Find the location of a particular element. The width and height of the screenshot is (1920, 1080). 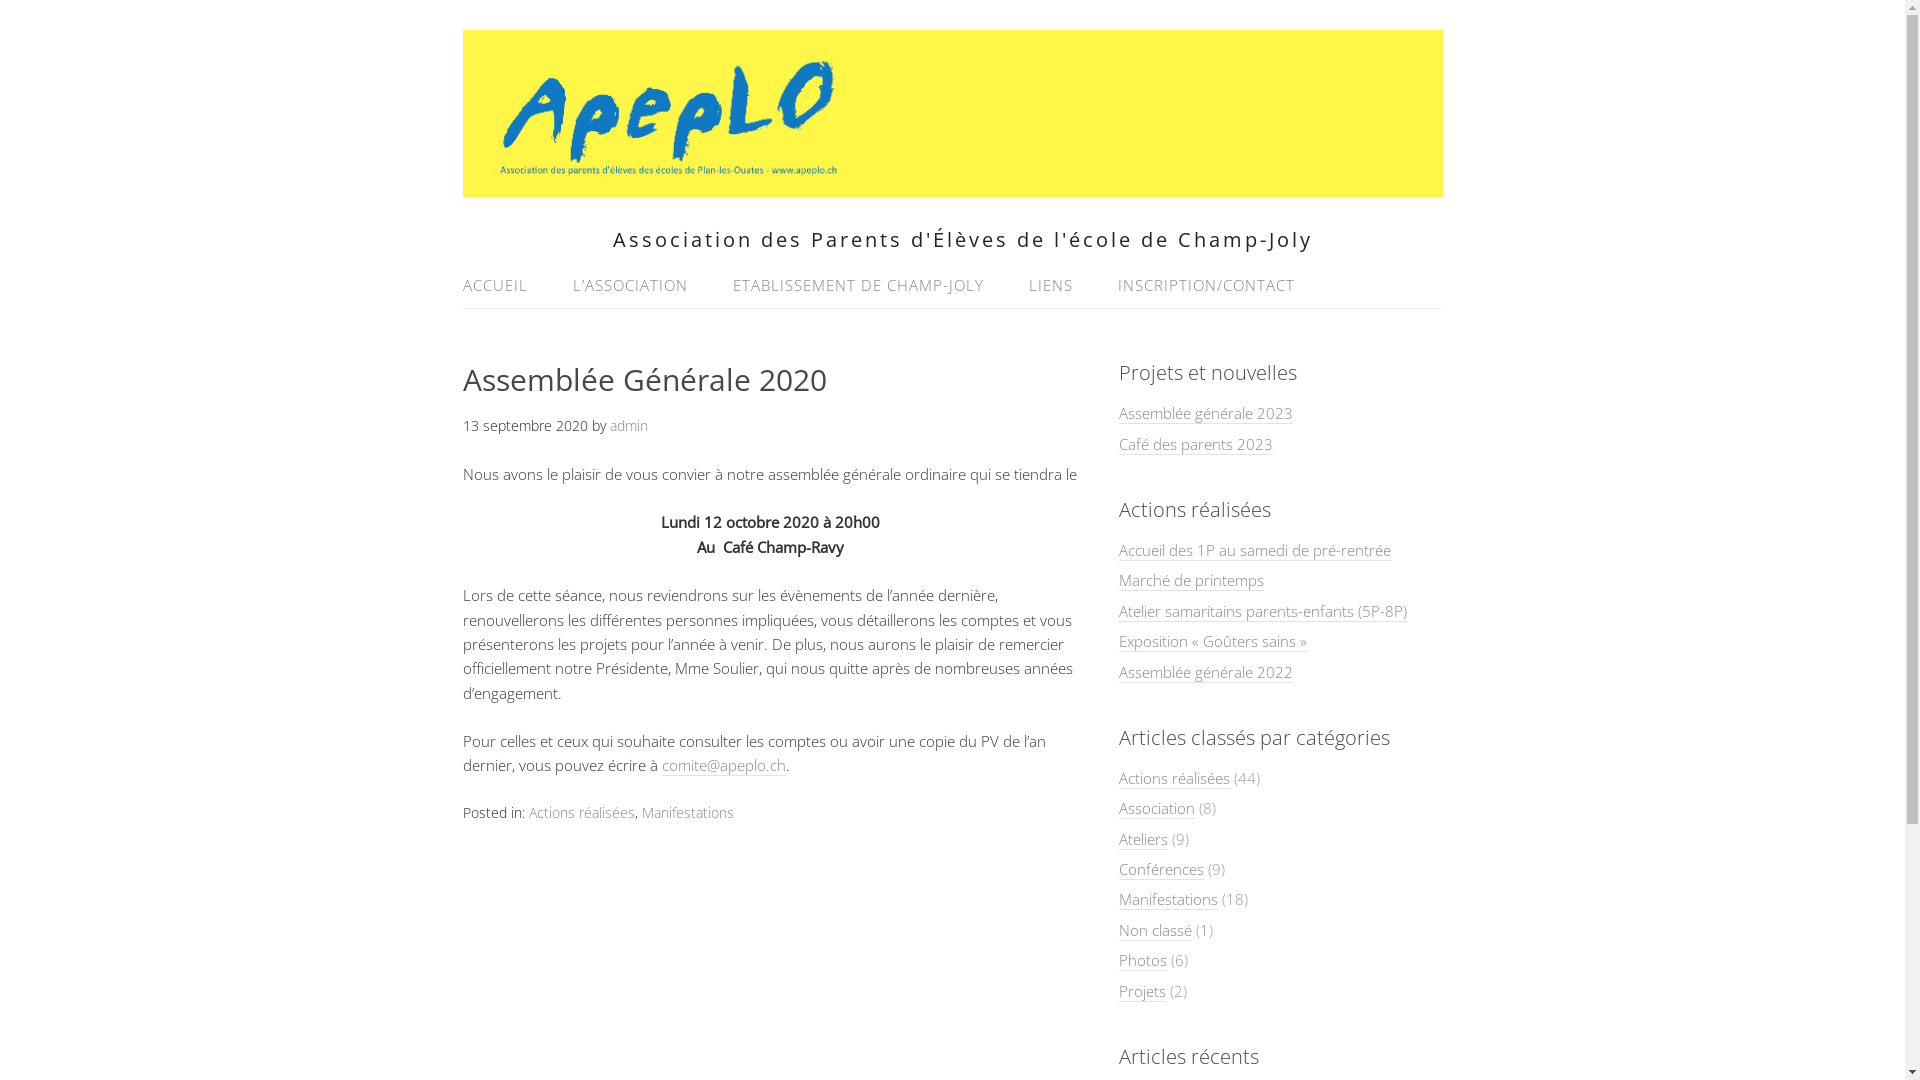

'admin' is located at coordinates (627, 424).